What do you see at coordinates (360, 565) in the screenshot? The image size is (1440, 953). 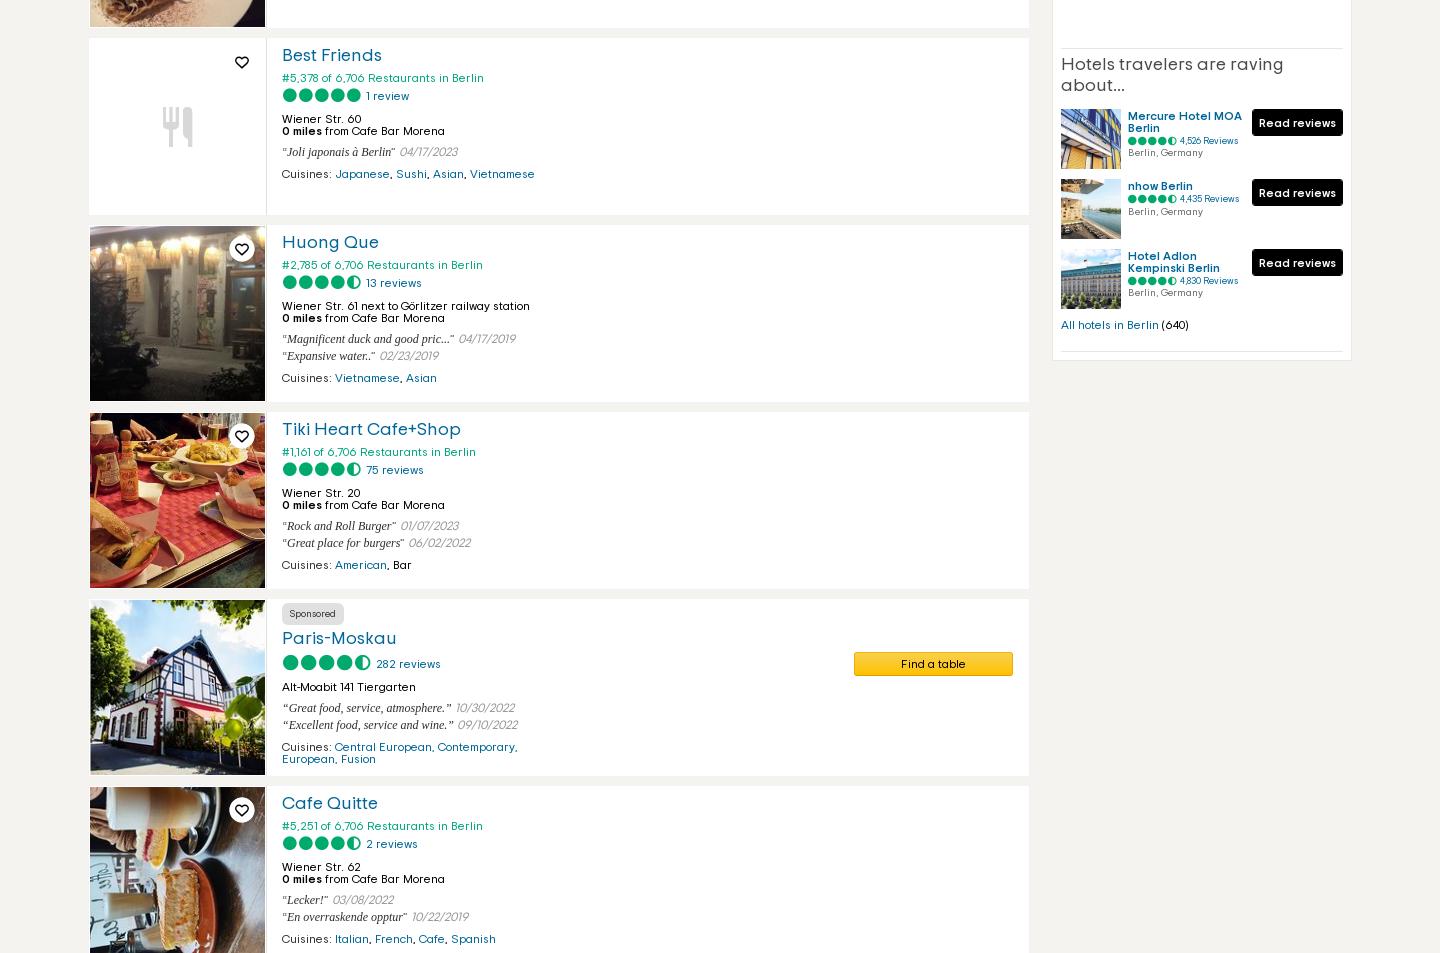 I see `'American'` at bounding box center [360, 565].